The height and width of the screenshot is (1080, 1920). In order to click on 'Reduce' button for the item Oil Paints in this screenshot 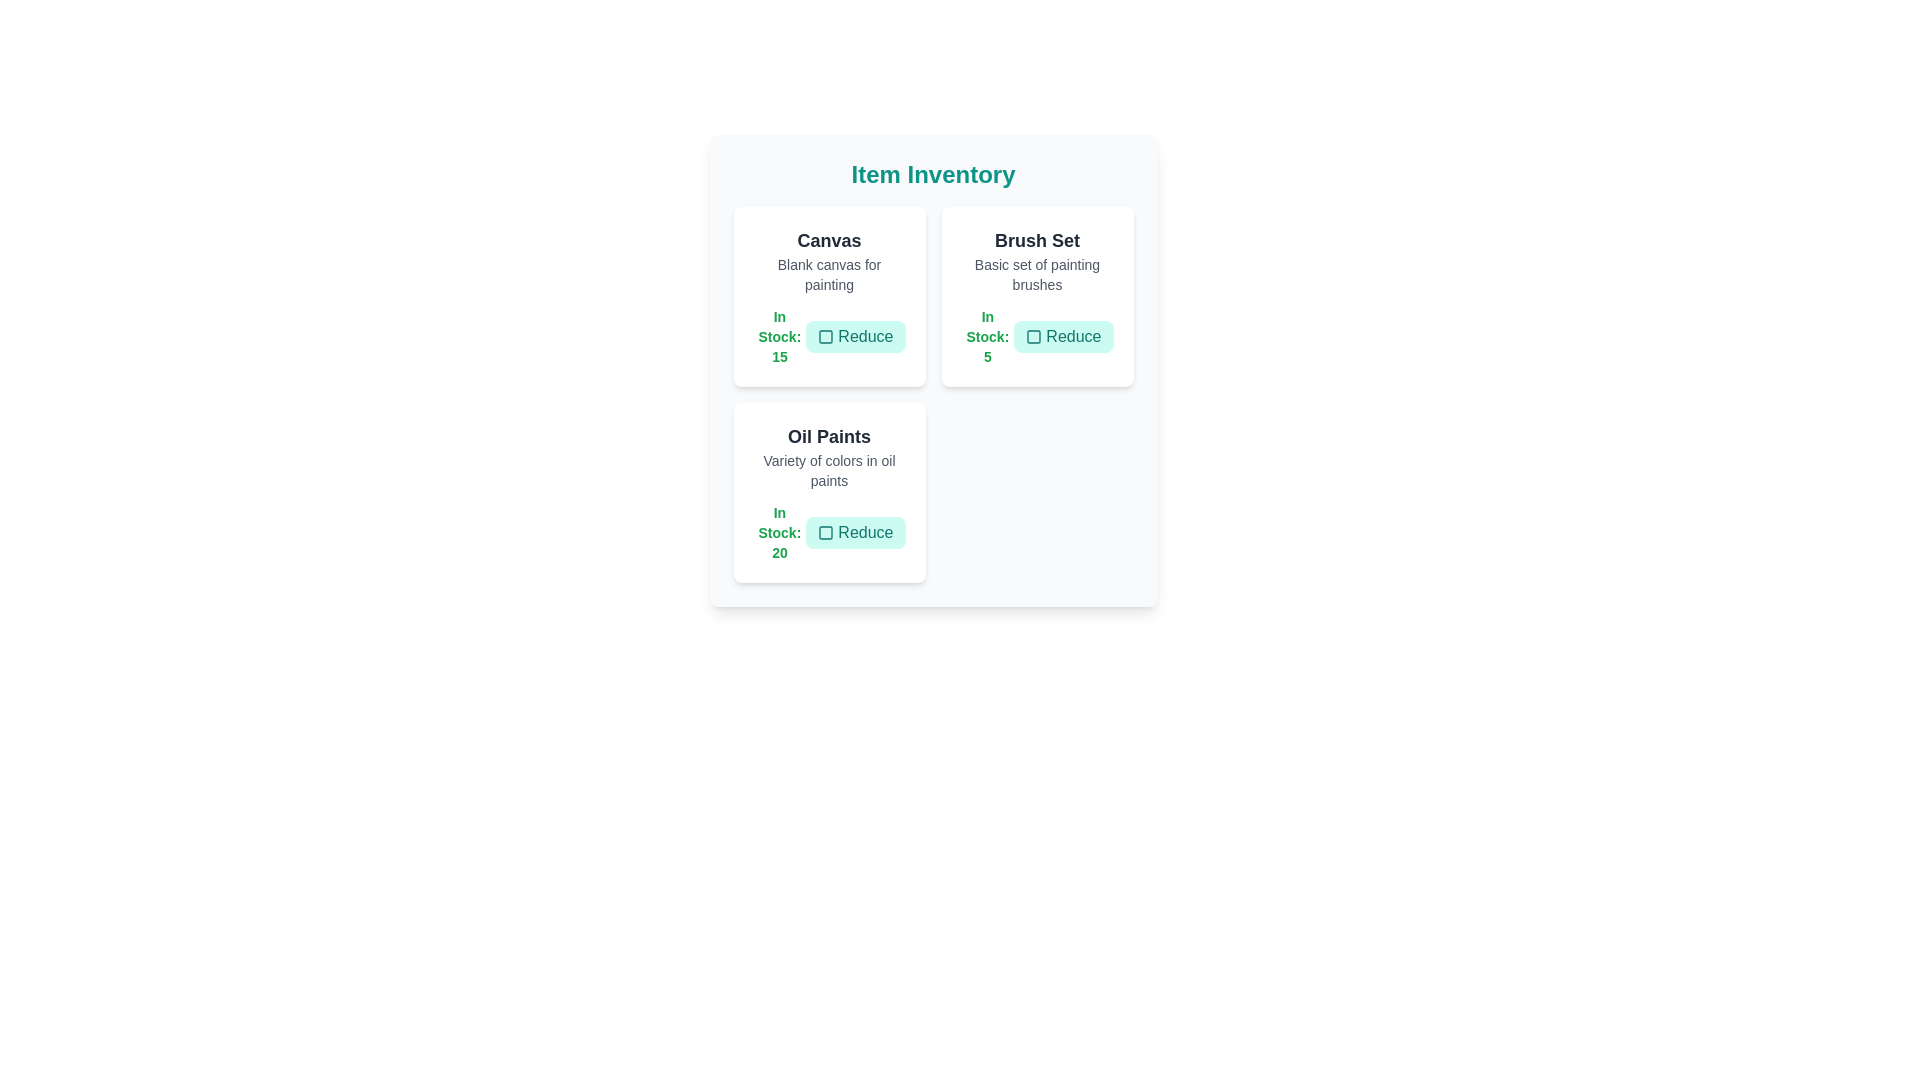, I will do `click(855, 531)`.